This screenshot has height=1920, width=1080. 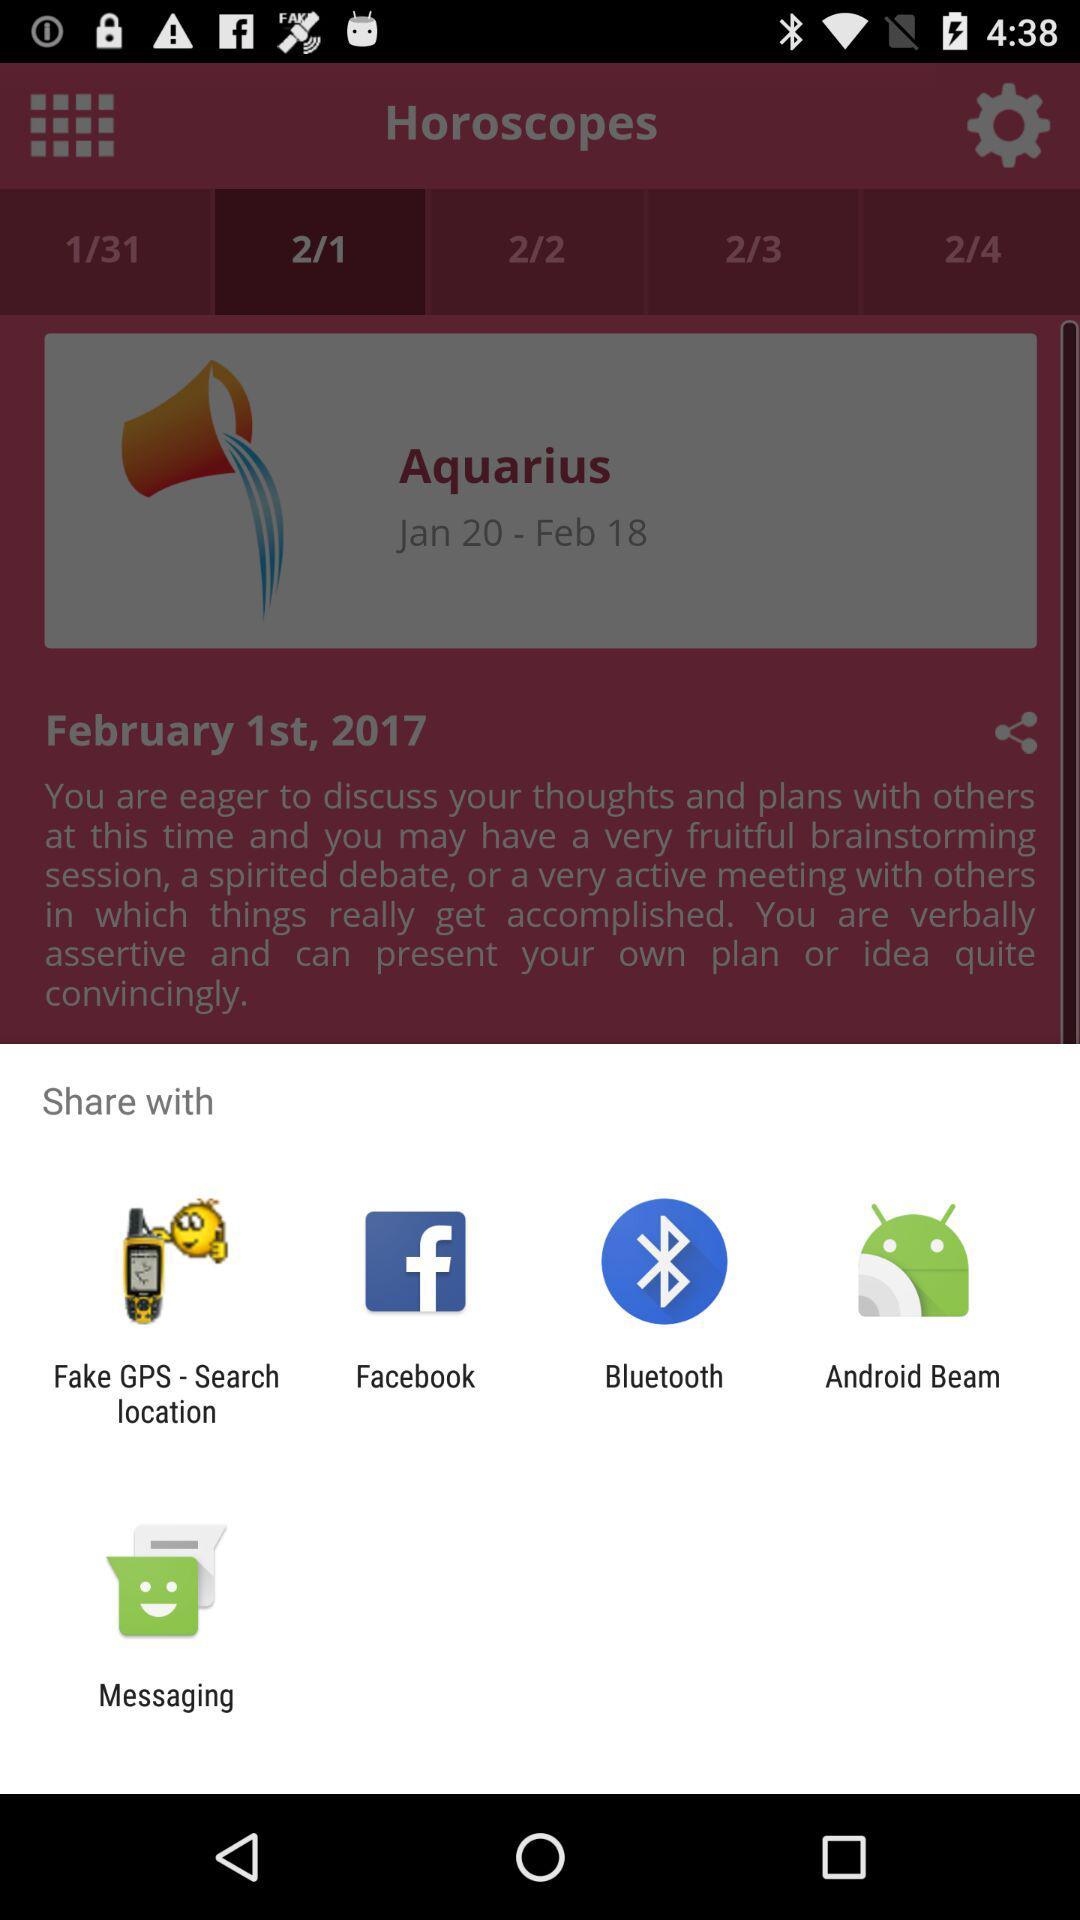 I want to click on the icon at the bottom right corner, so click(x=913, y=1392).